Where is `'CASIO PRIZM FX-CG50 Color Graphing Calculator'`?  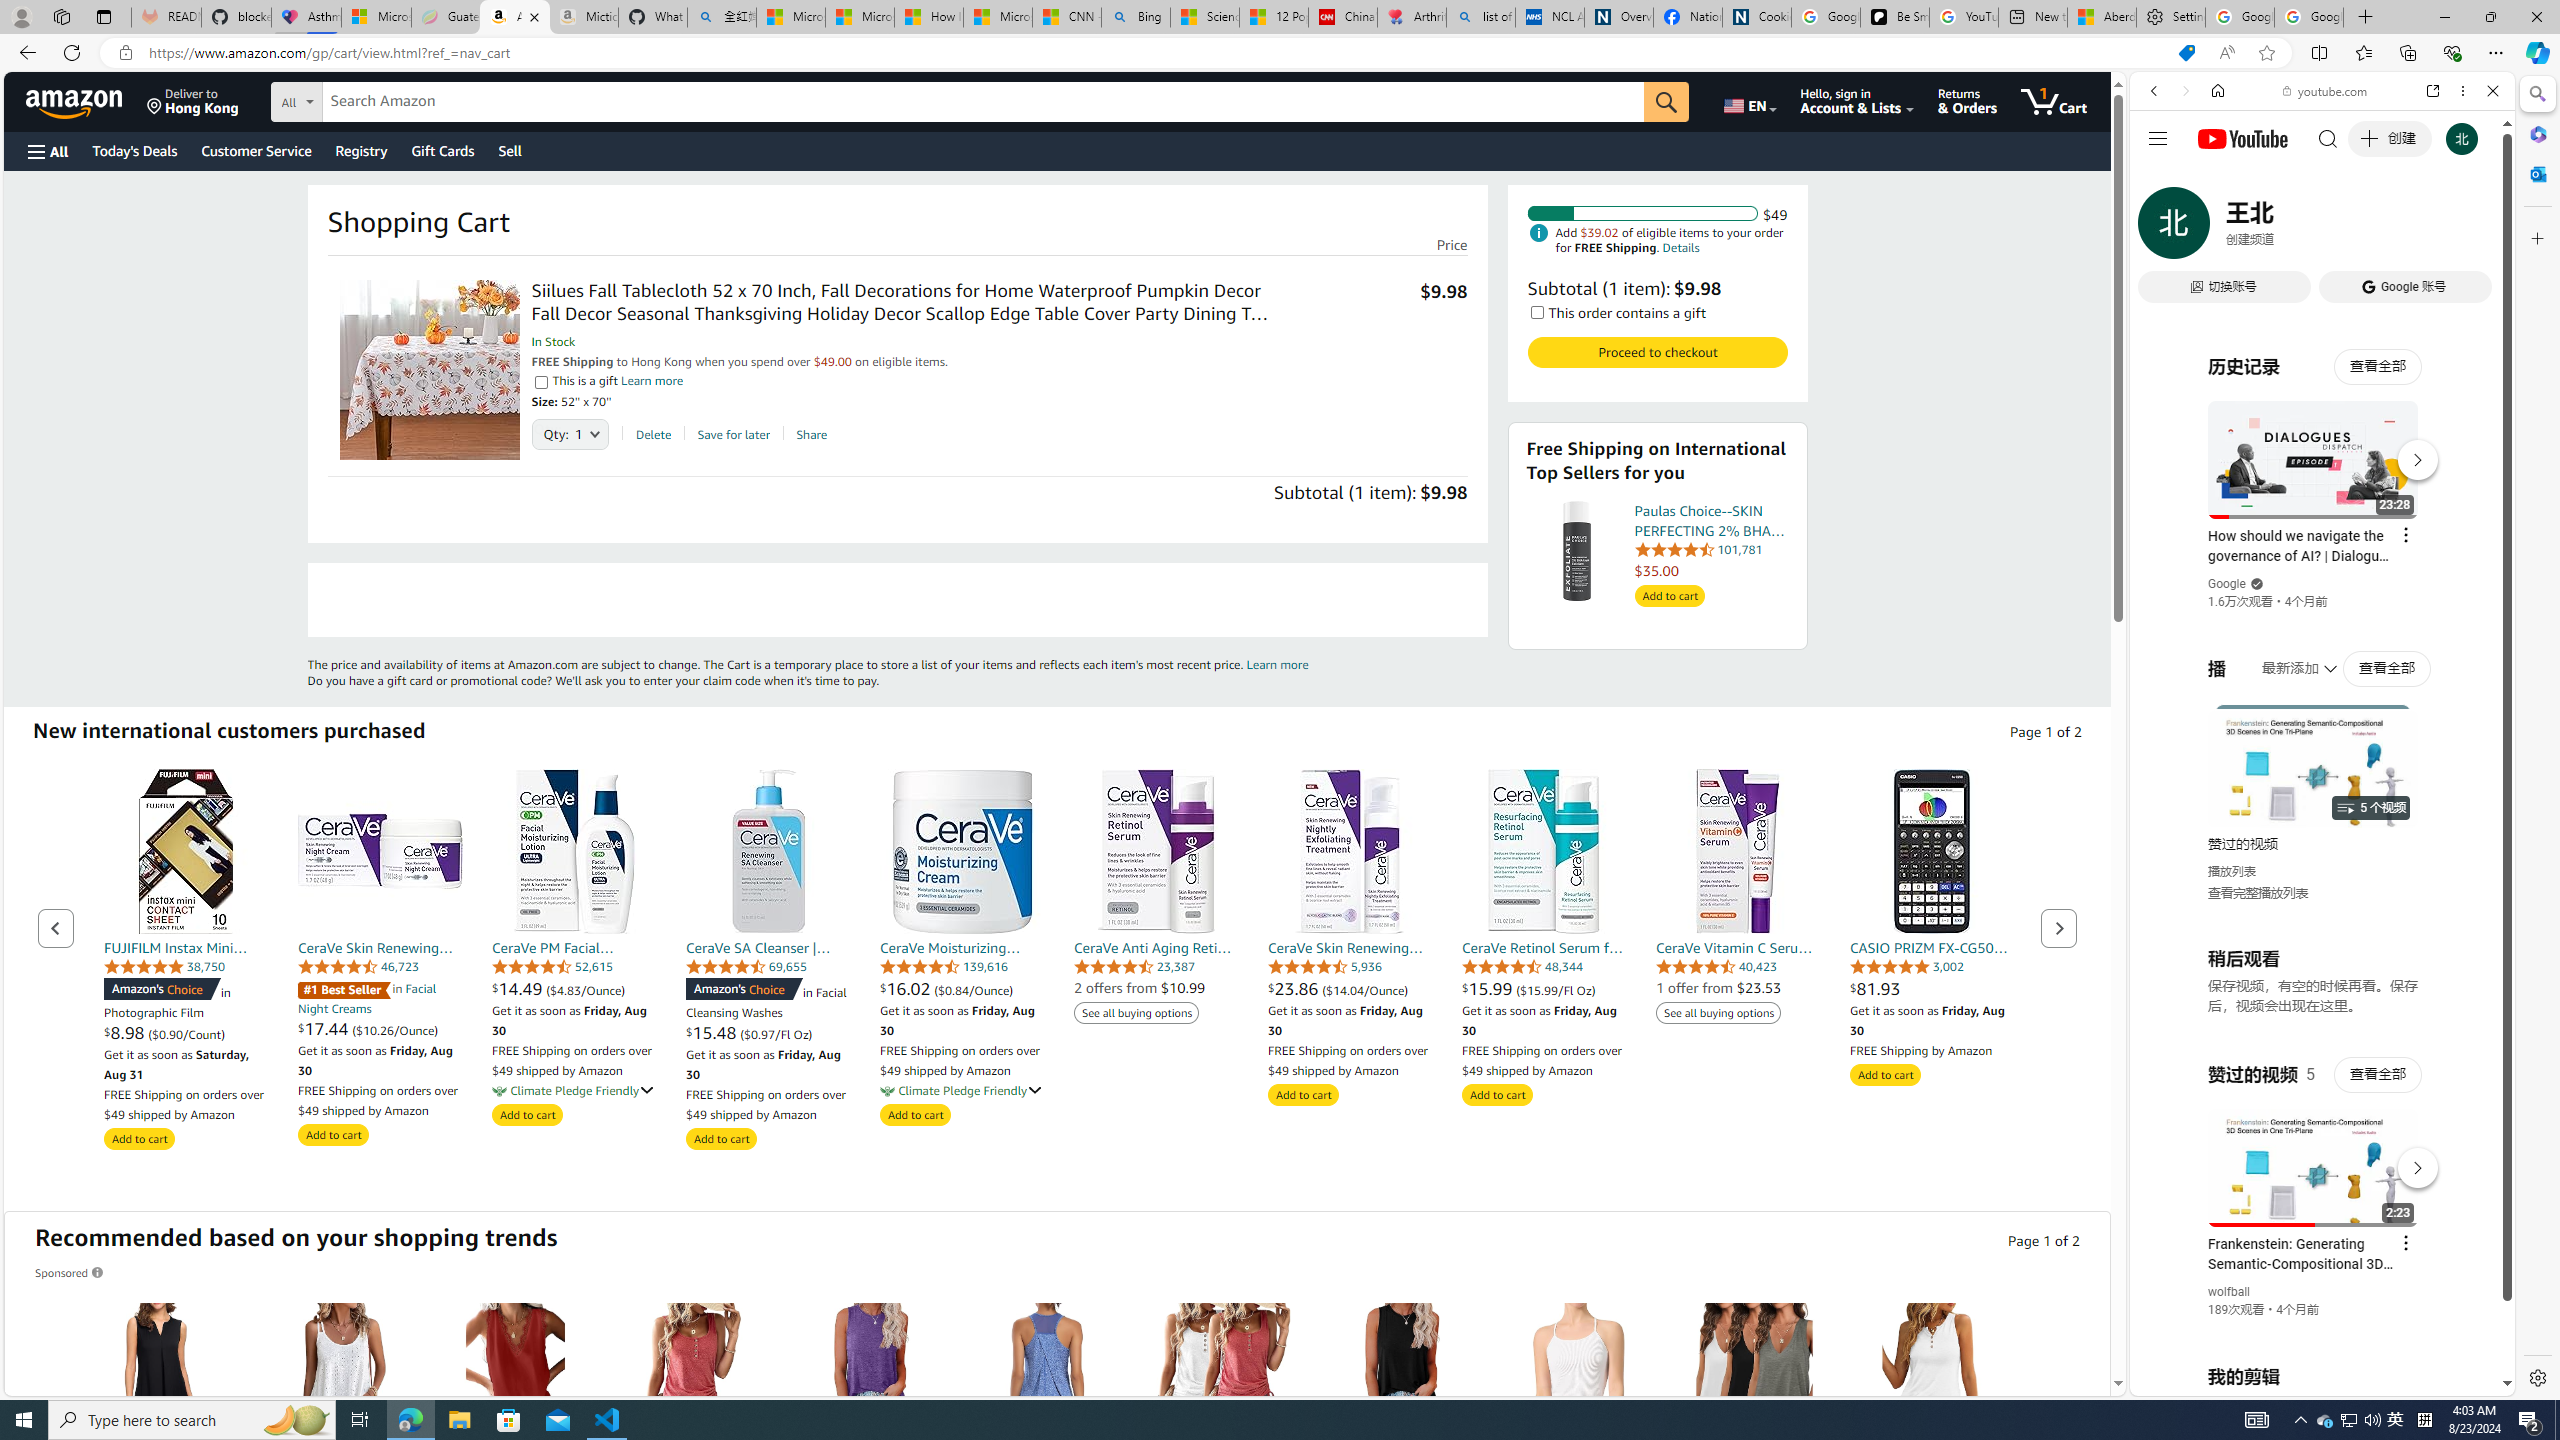
'CASIO PRIZM FX-CG50 Color Graphing Calculator' is located at coordinates (1932, 850).